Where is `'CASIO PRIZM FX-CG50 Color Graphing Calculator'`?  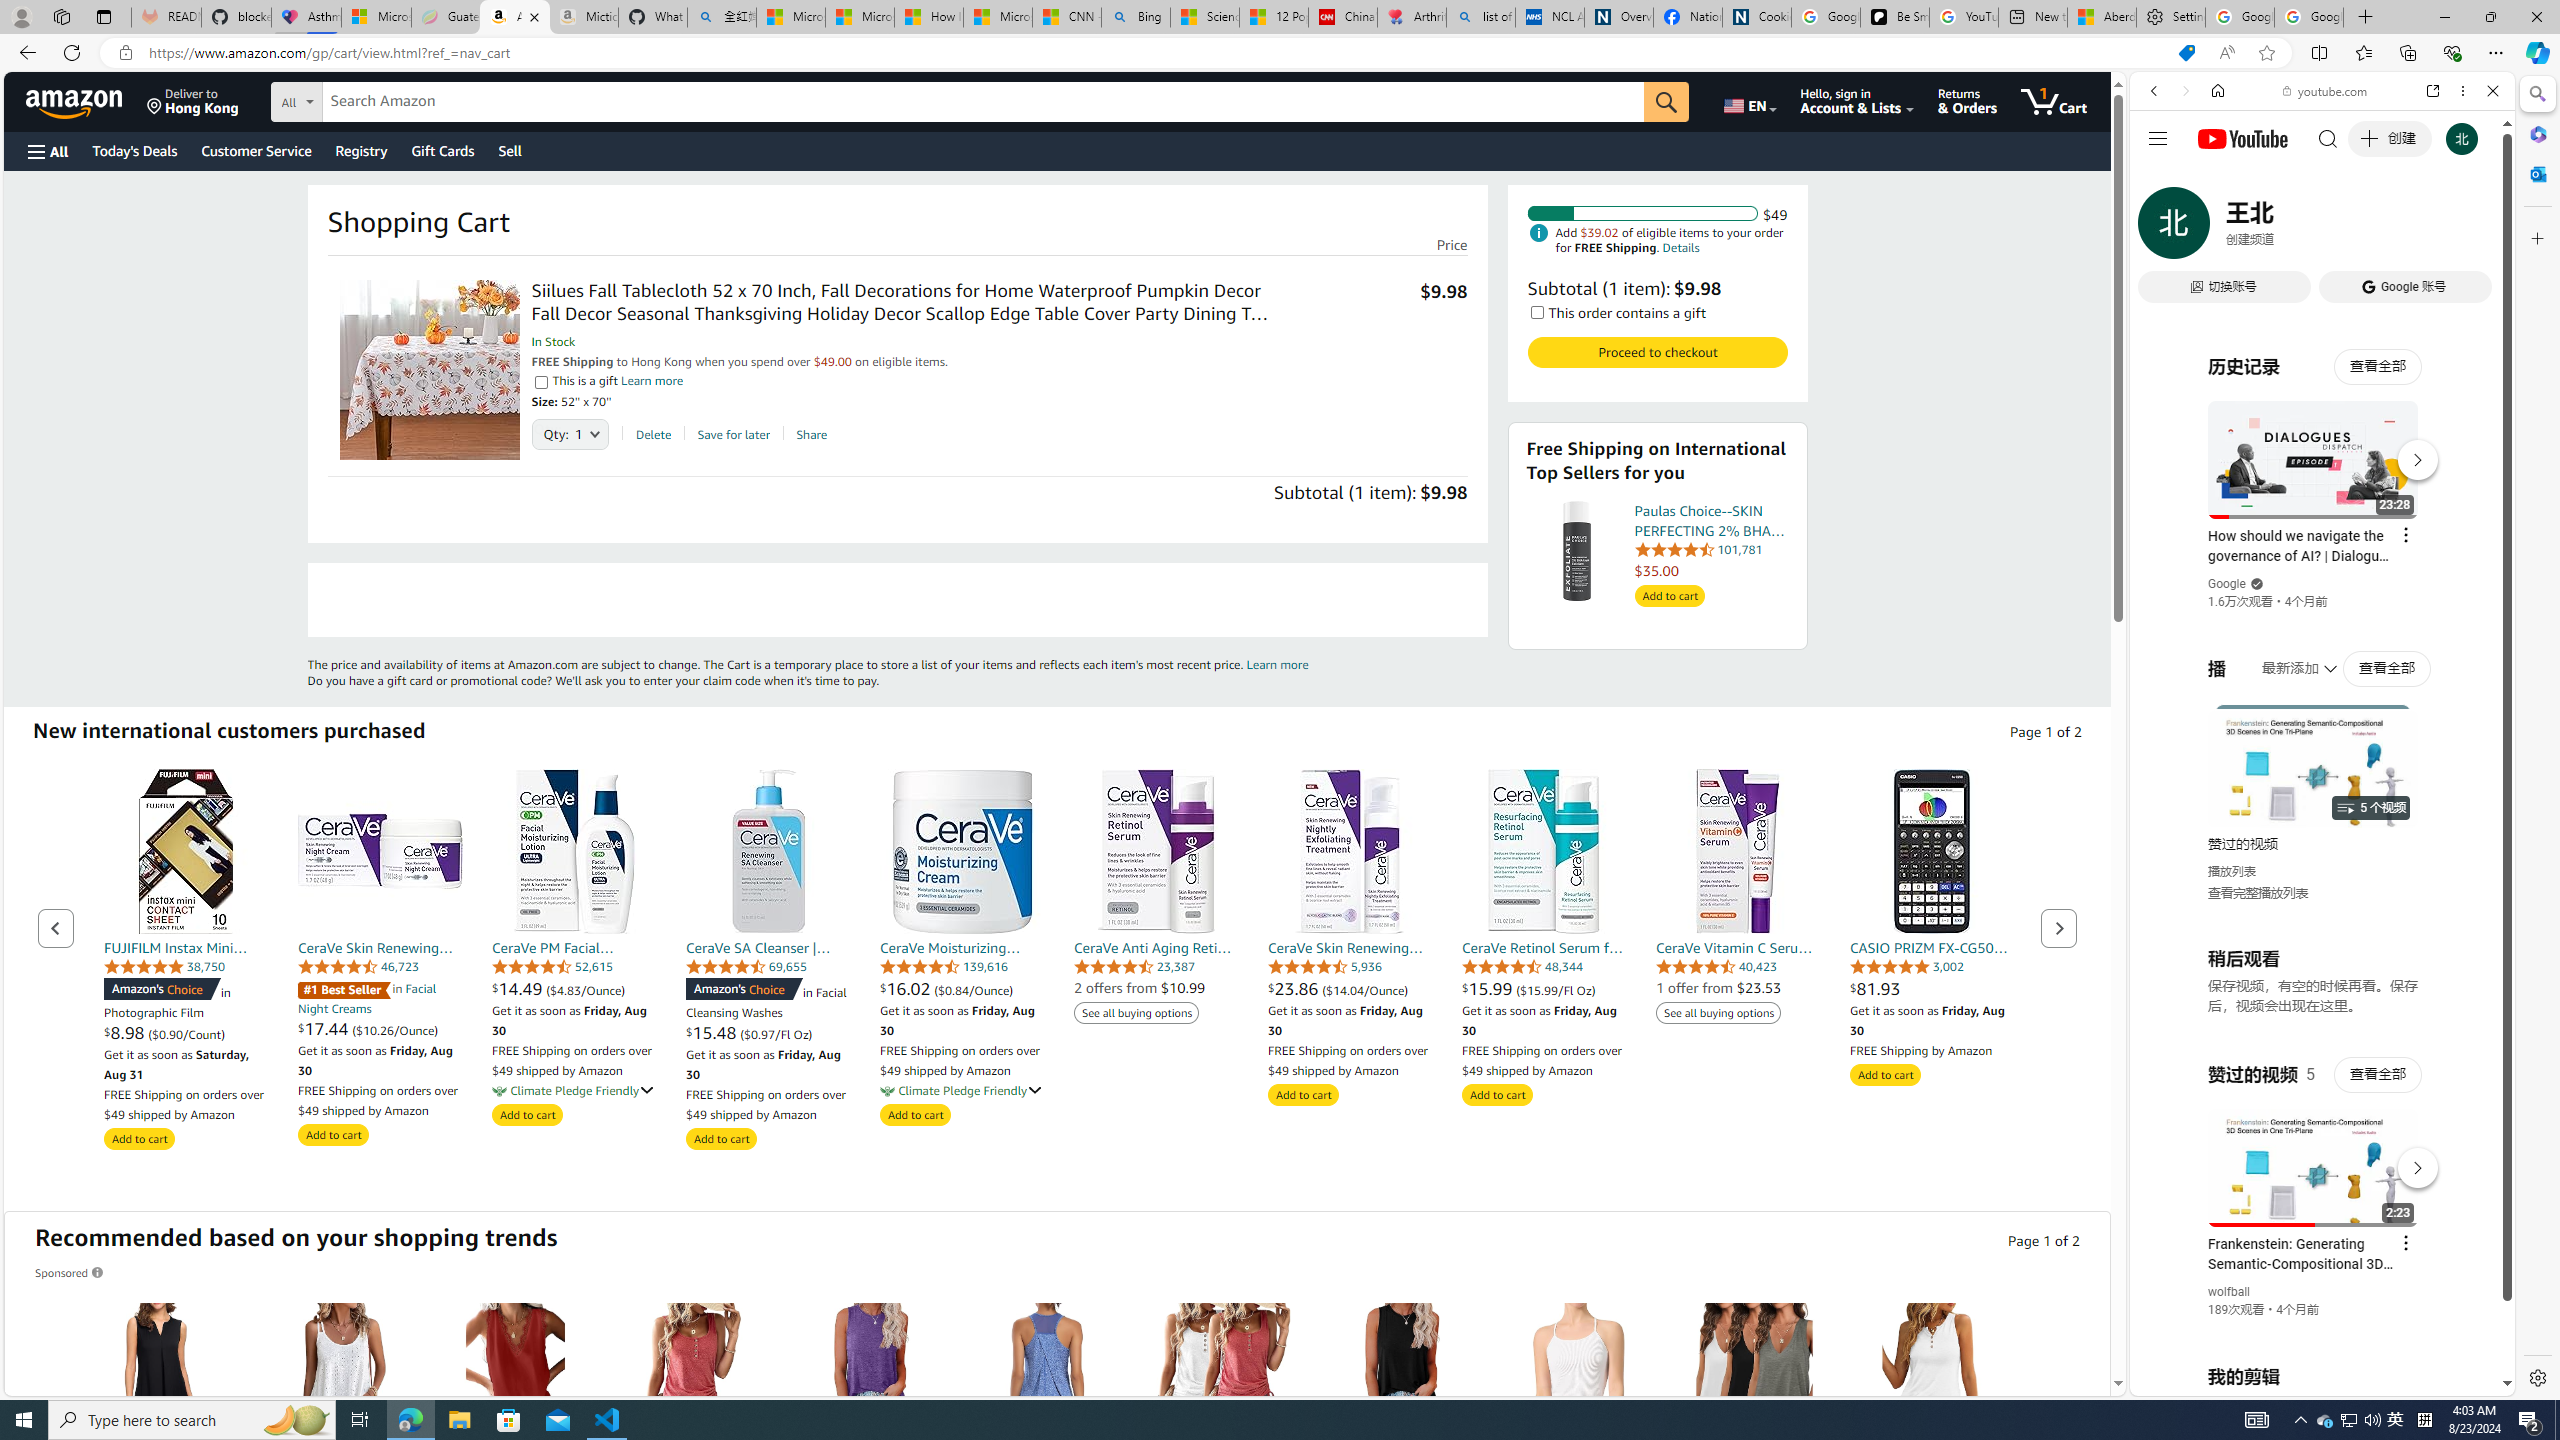
'CASIO PRIZM FX-CG50 Color Graphing Calculator' is located at coordinates (1932, 850).